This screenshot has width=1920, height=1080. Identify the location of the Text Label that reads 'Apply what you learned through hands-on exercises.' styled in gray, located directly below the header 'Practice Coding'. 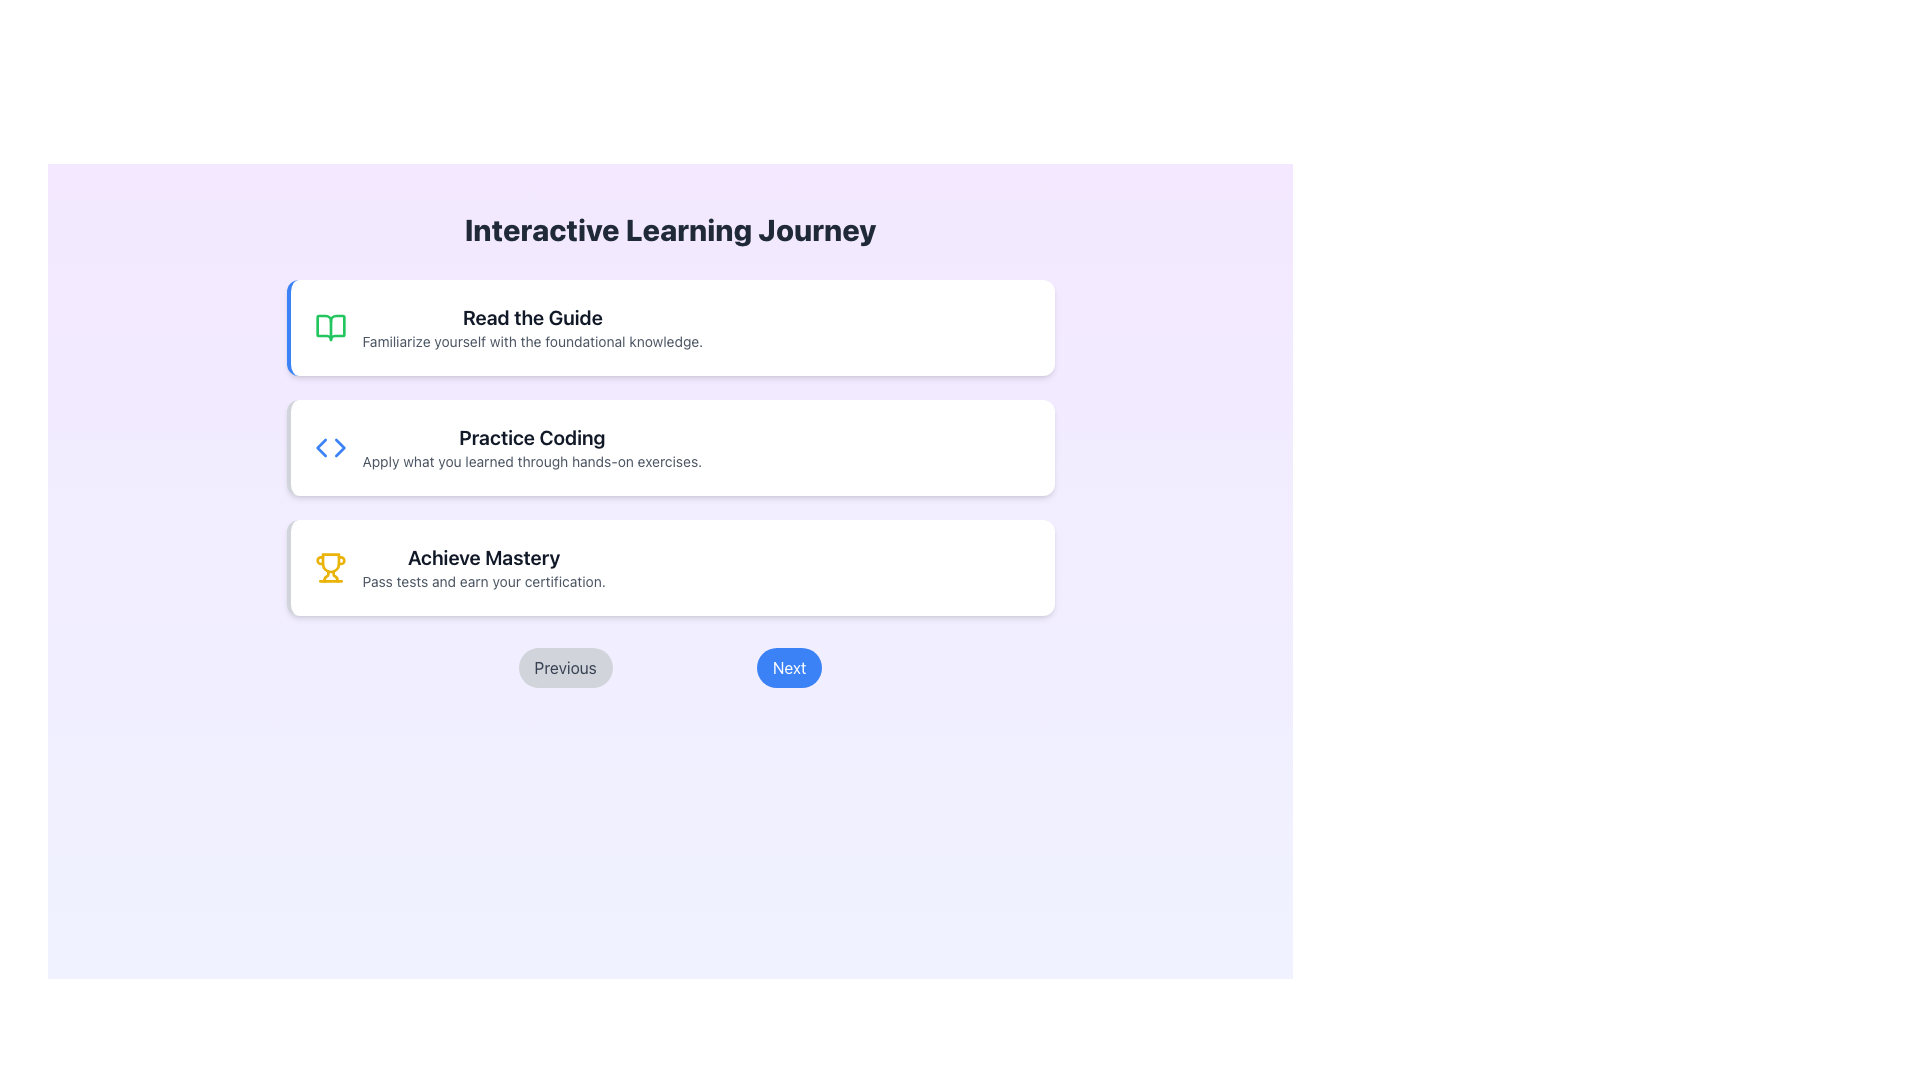
(532, 462).